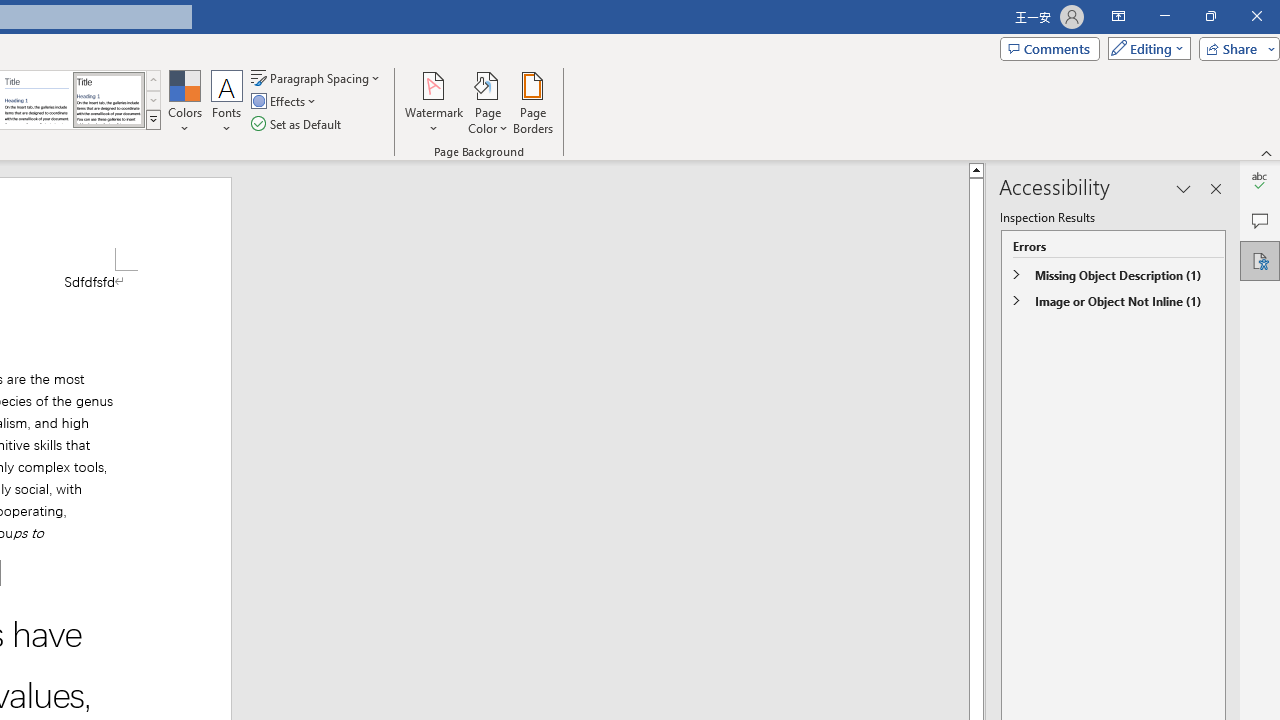 The height and width of the screenshot is (720, 1280). Describe the element at coordinates (316, 77) in the screenshot. I see `'Paragraph Spacing'` at that location.